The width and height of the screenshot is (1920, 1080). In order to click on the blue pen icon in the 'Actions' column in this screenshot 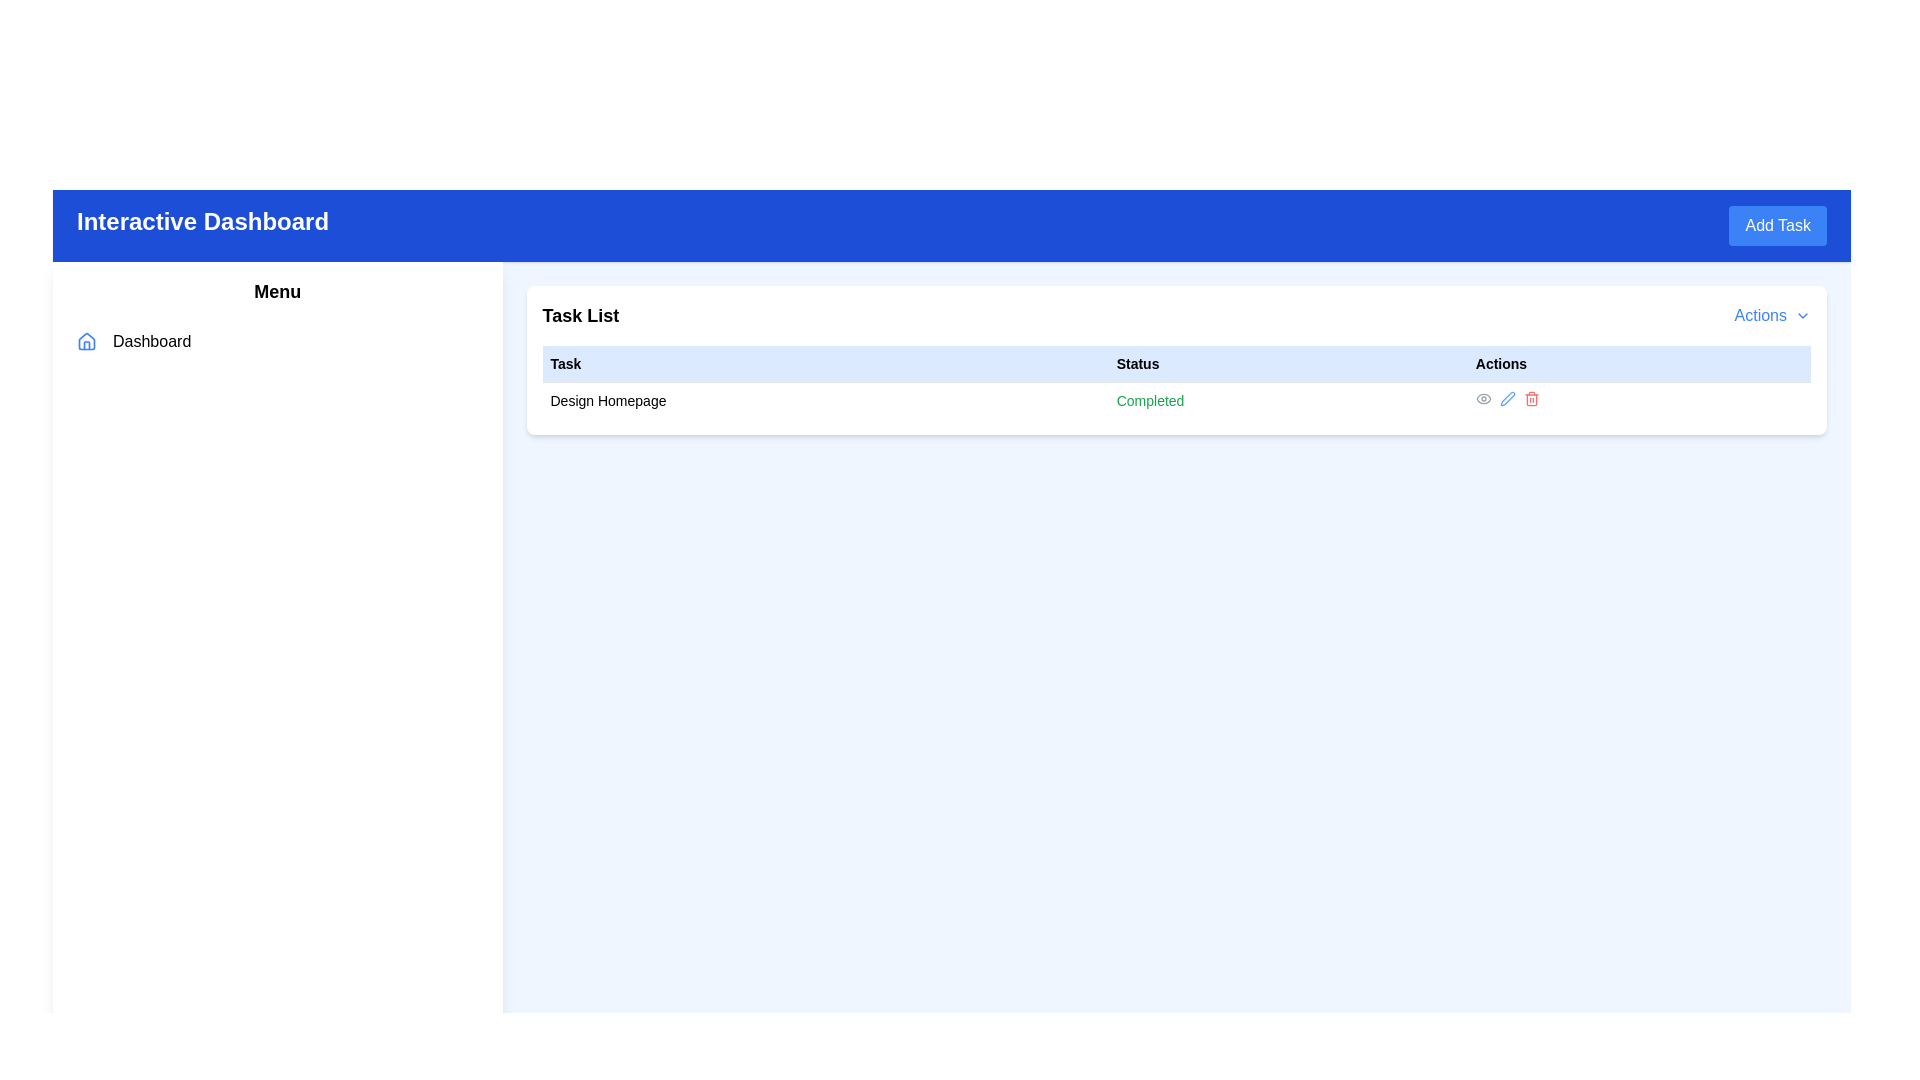, I will do `click(1507, 398)`.